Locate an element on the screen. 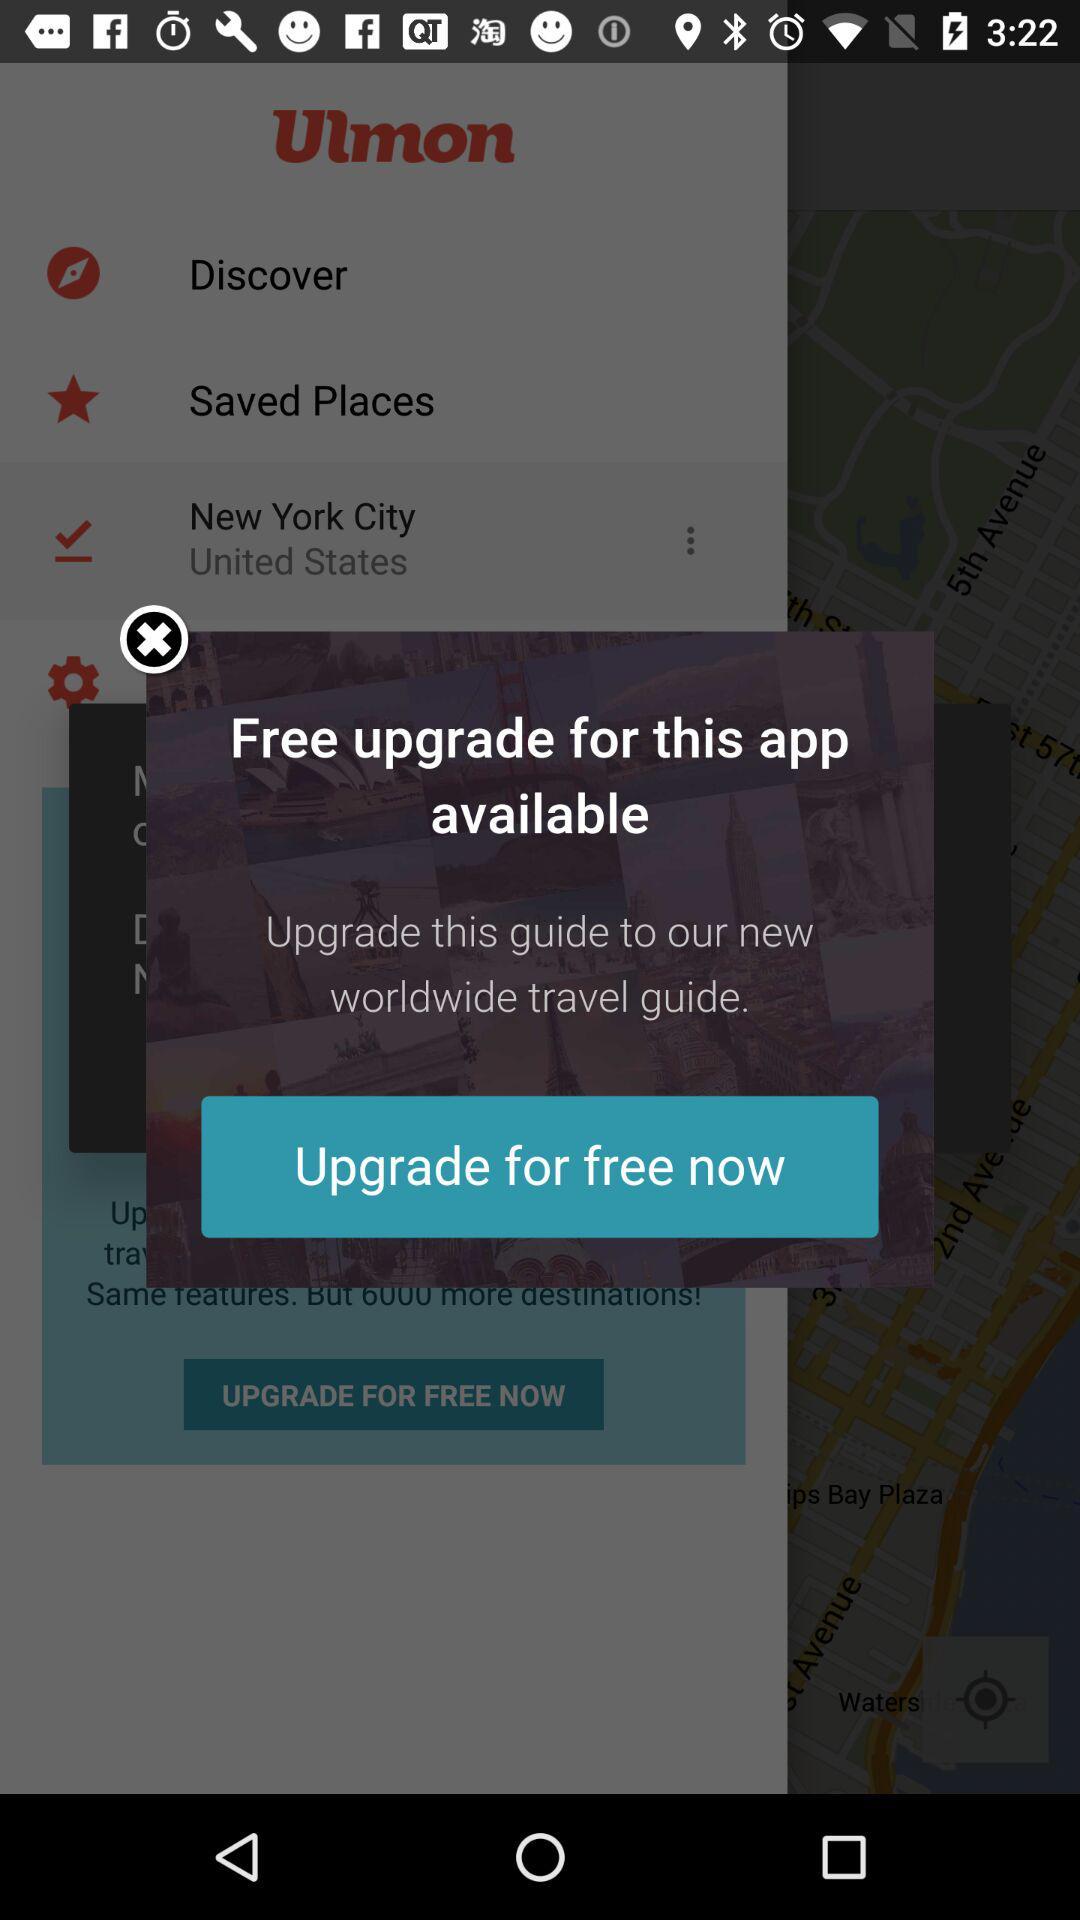 The width and height of the screenshot is (1080, 1920). advertisement for free app upgrade is located at coordinates (540, 958).